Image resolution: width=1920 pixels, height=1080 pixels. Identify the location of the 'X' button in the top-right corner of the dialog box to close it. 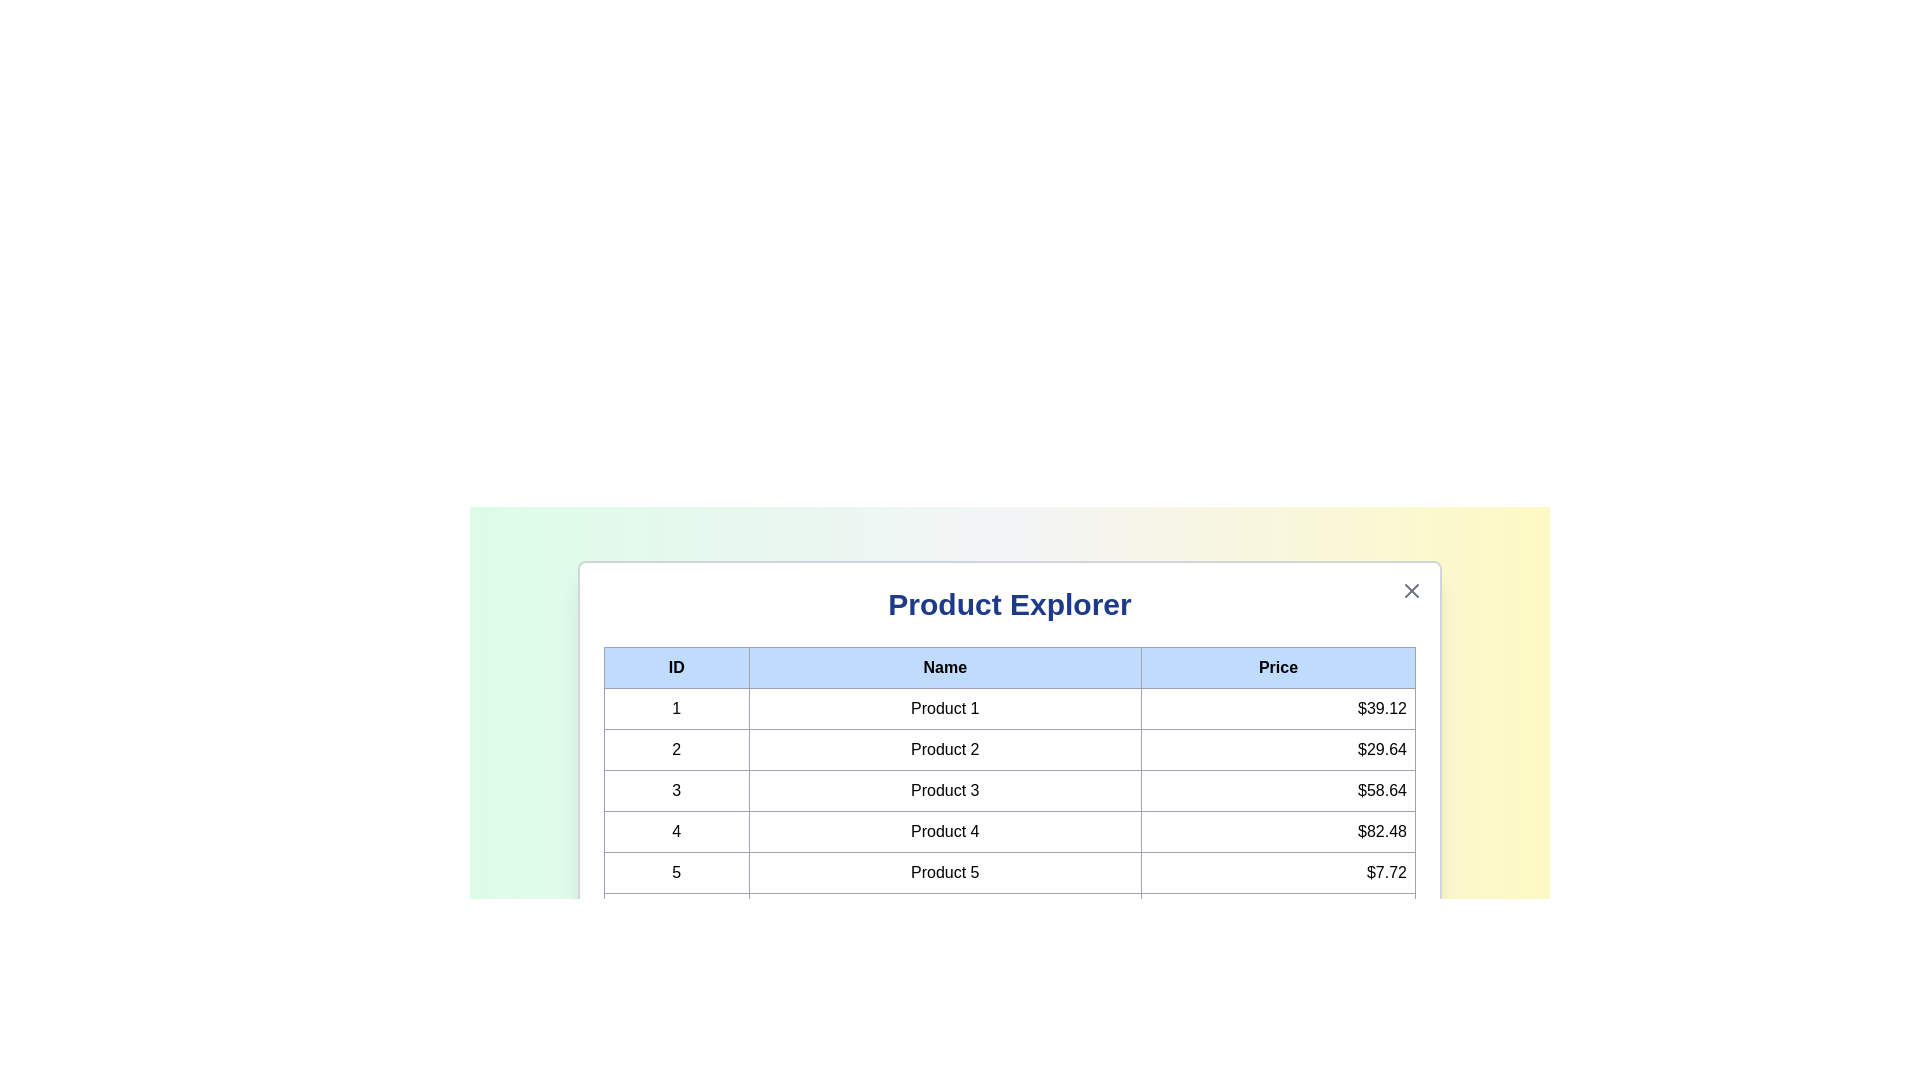
(1410, 589).